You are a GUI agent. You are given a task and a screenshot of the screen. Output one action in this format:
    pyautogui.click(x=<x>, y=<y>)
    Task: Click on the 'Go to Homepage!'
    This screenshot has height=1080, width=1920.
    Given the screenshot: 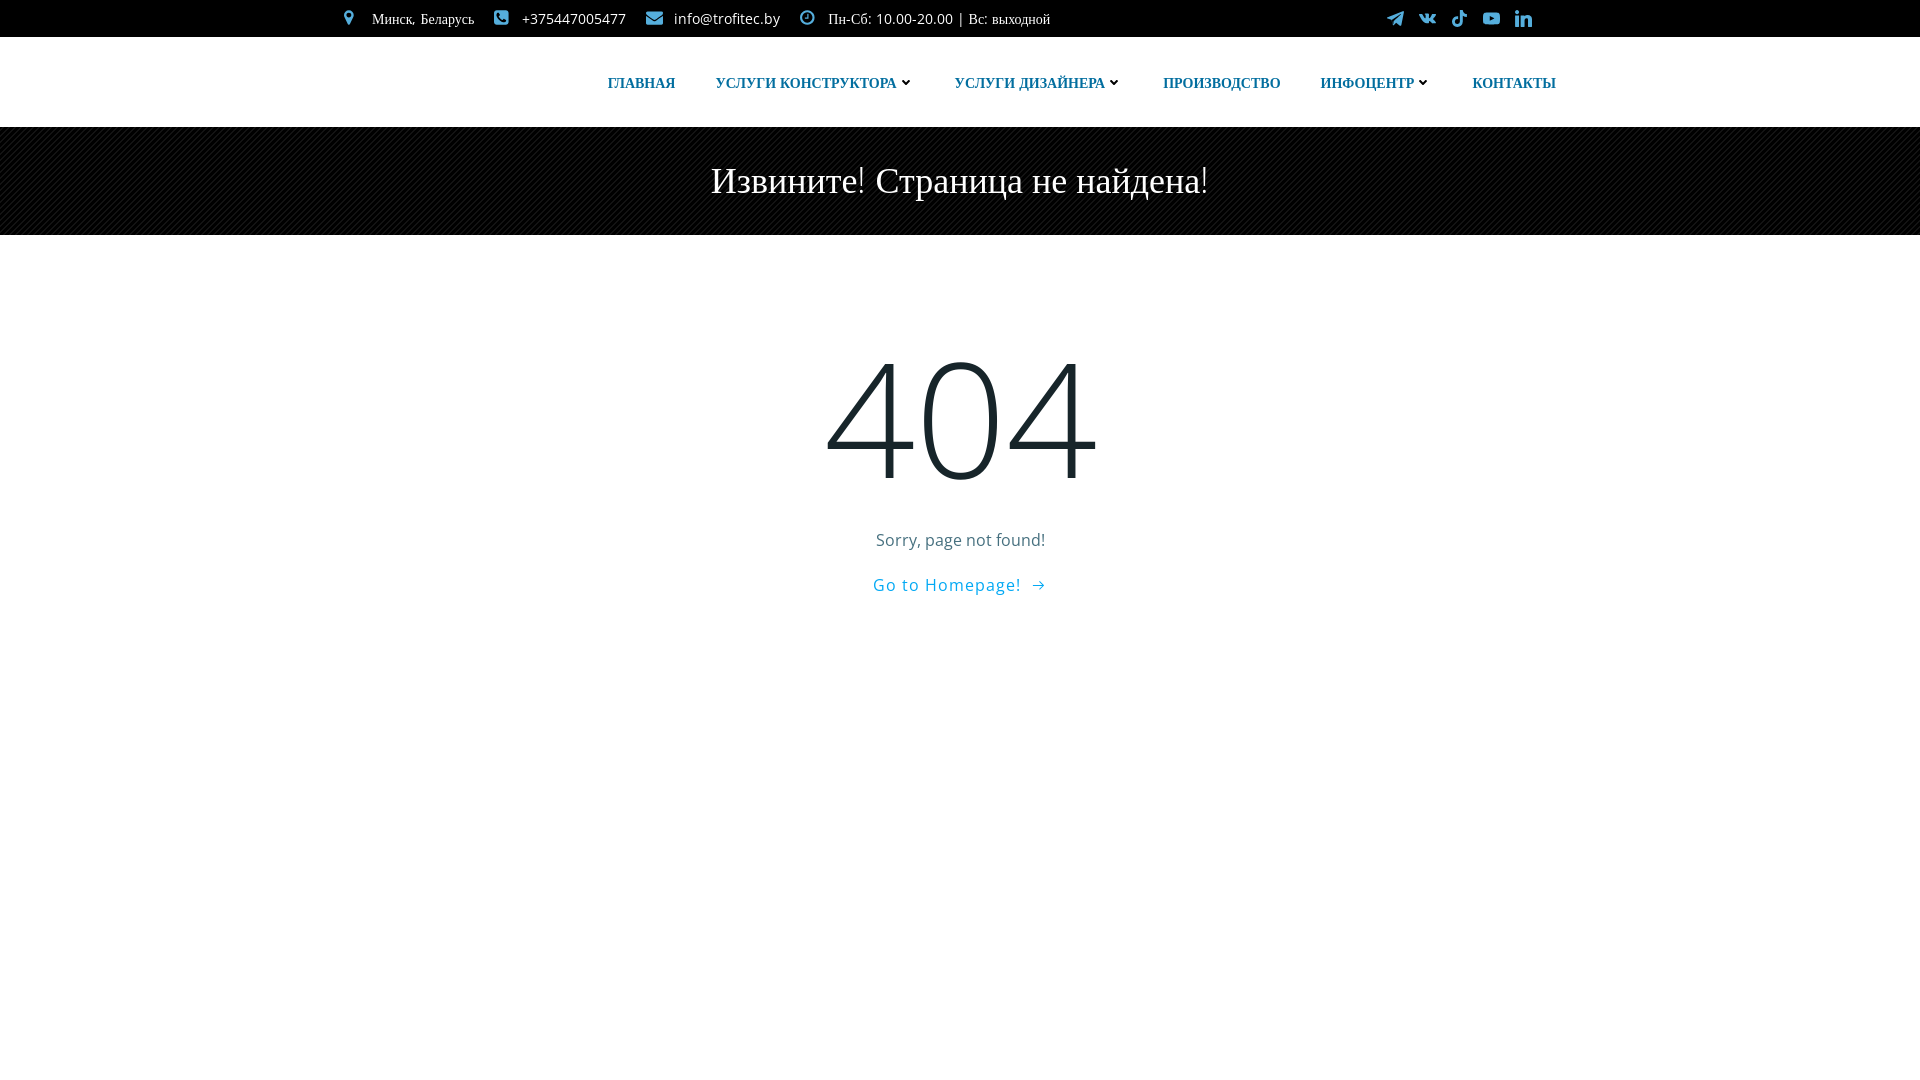 What is the action you would take?
    pyautogui.click(x=960, y=585)
    